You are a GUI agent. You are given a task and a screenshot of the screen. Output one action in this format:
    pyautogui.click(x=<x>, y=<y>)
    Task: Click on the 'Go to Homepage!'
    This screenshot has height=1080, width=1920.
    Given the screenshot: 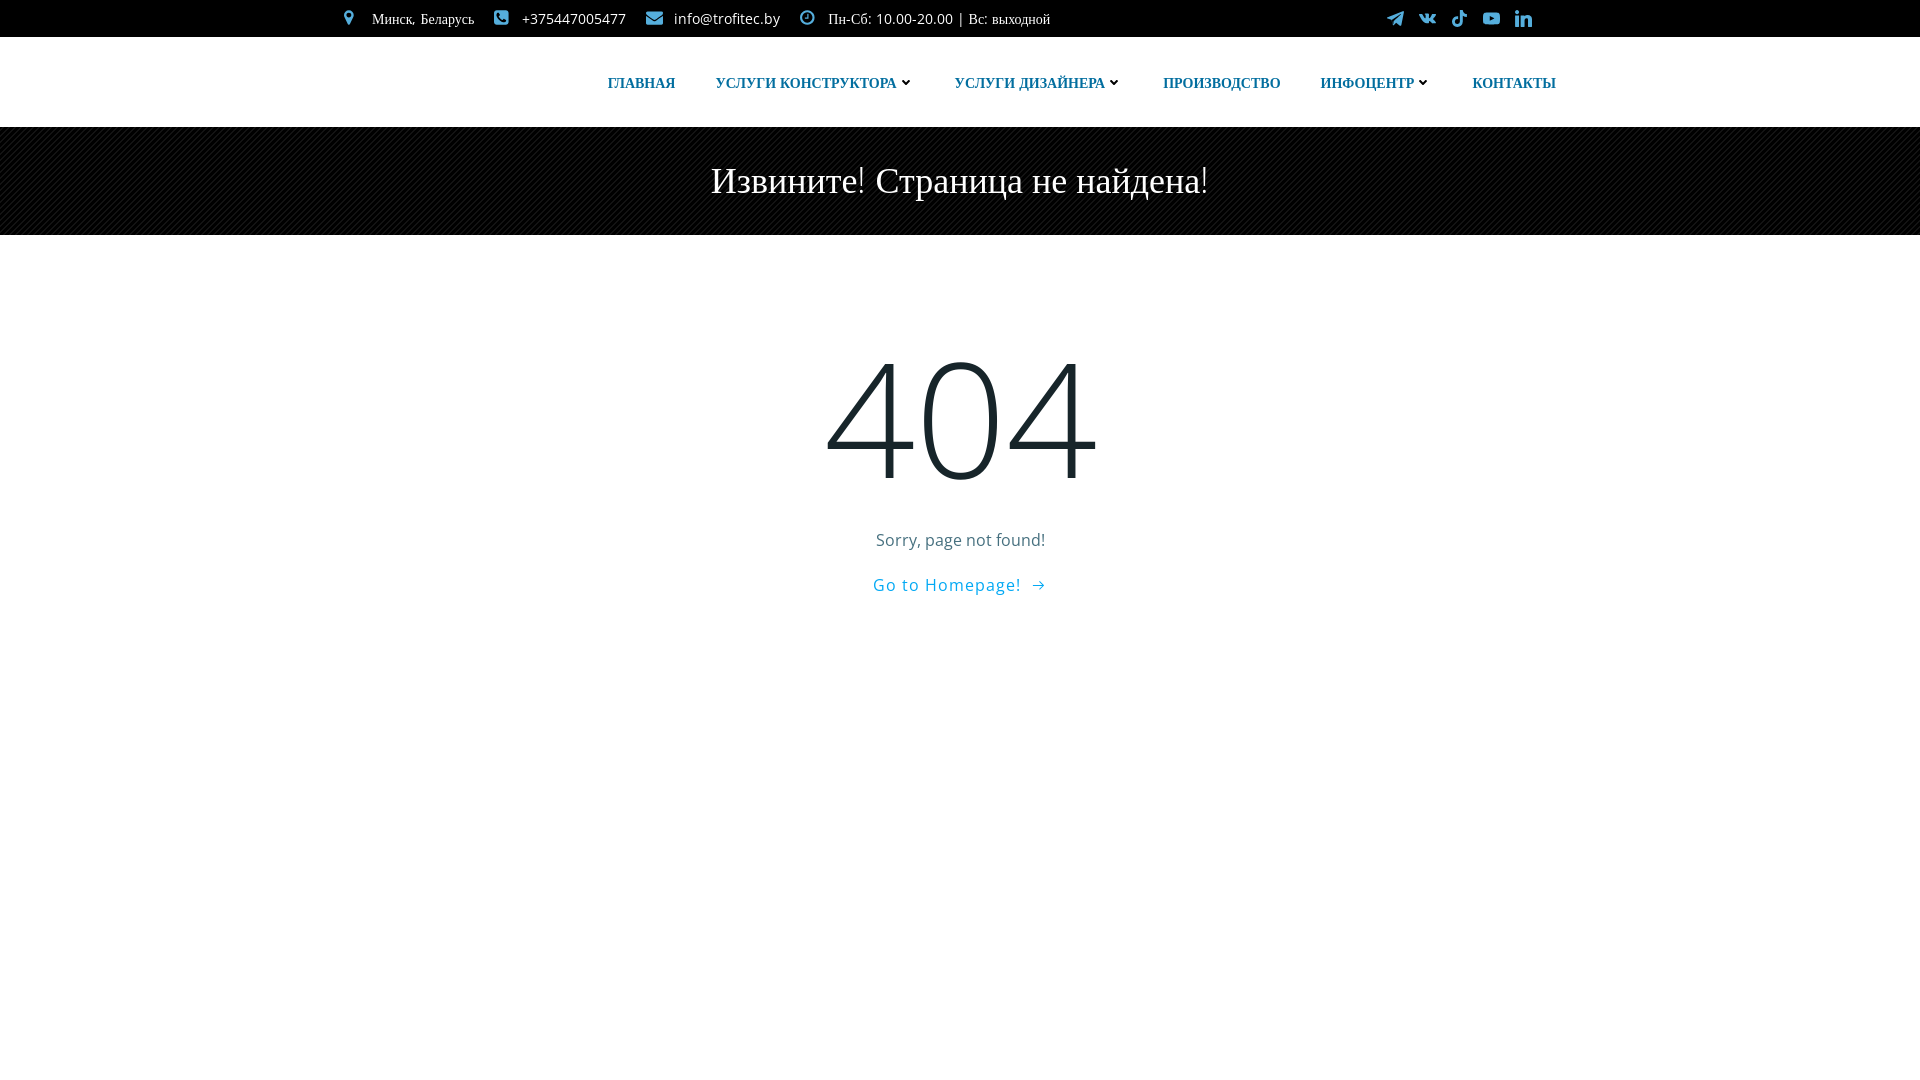 What is the action you would take?
    pyautogui.click(x=960, y=585)
    